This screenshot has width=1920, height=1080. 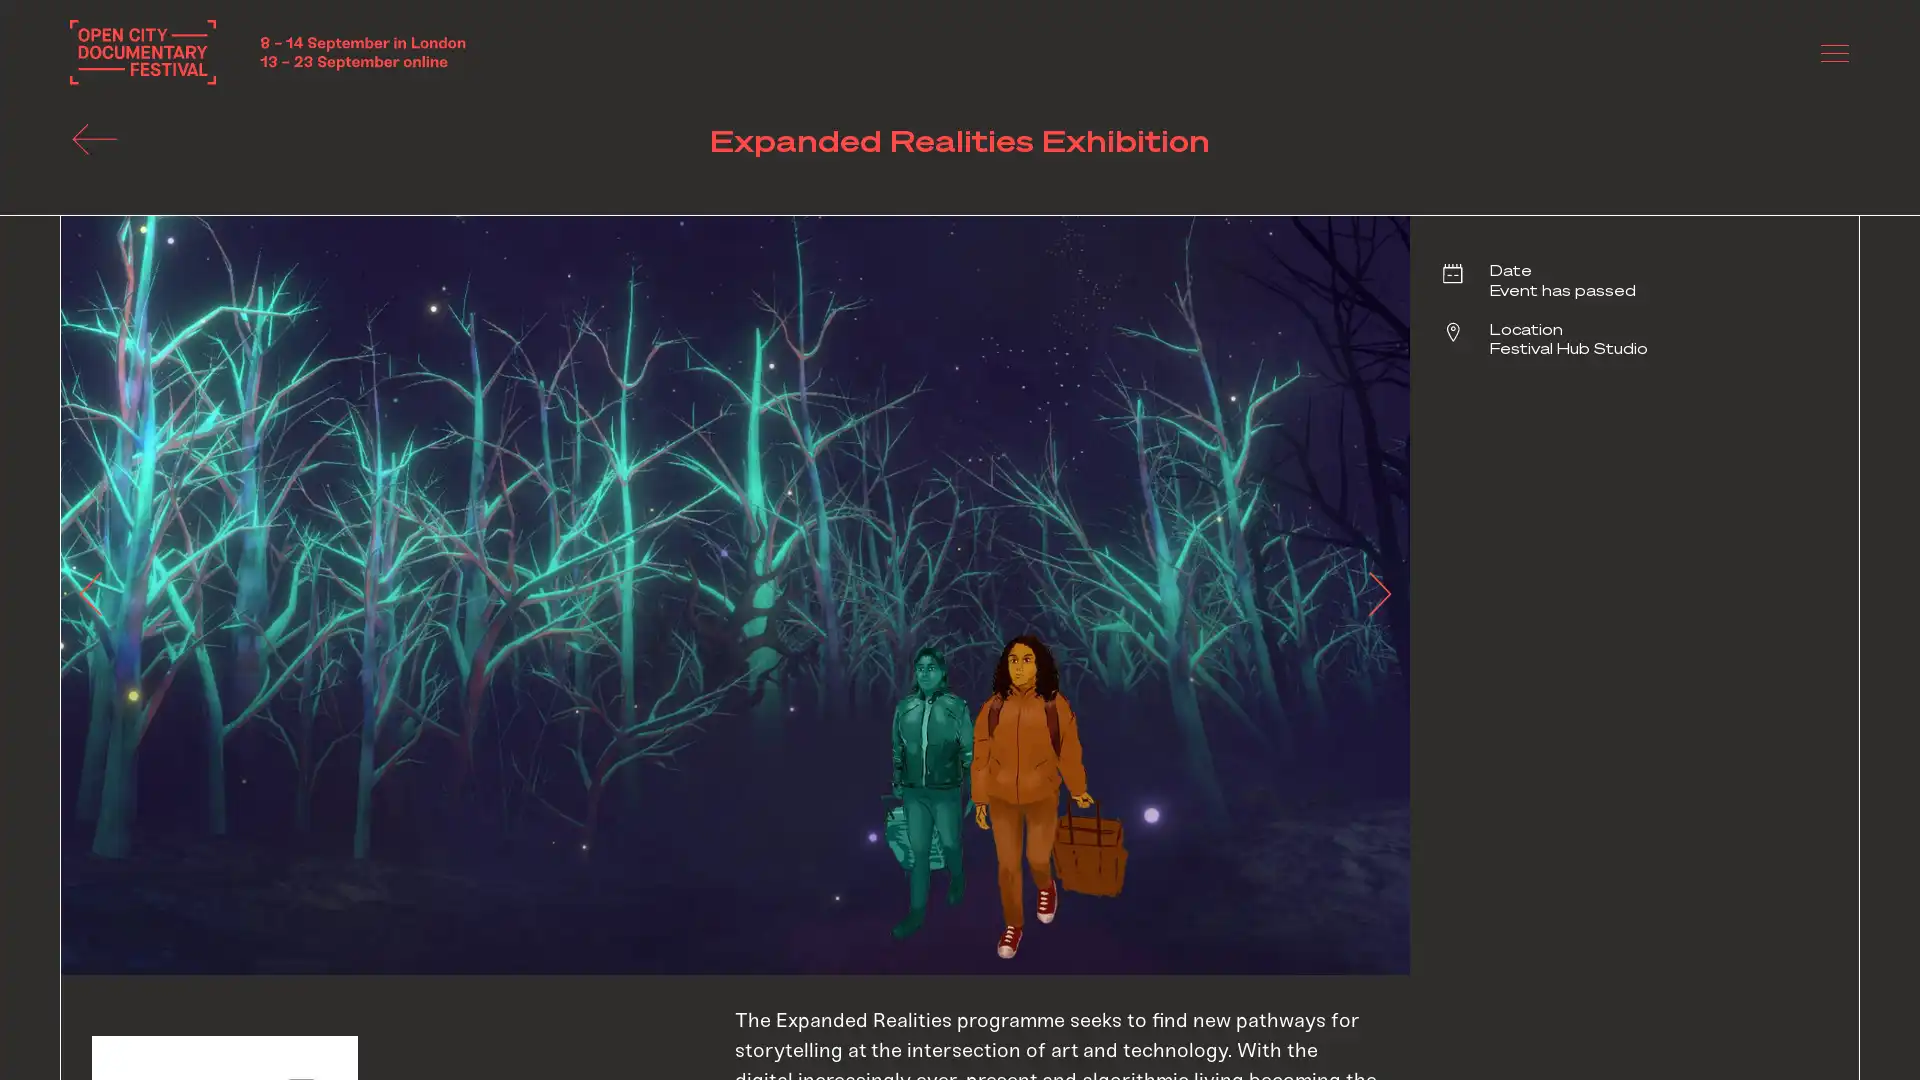 What do you see at coordinates (1367, 593) in the screenshot?
I see `Next` at bounding box center [1367, 593].